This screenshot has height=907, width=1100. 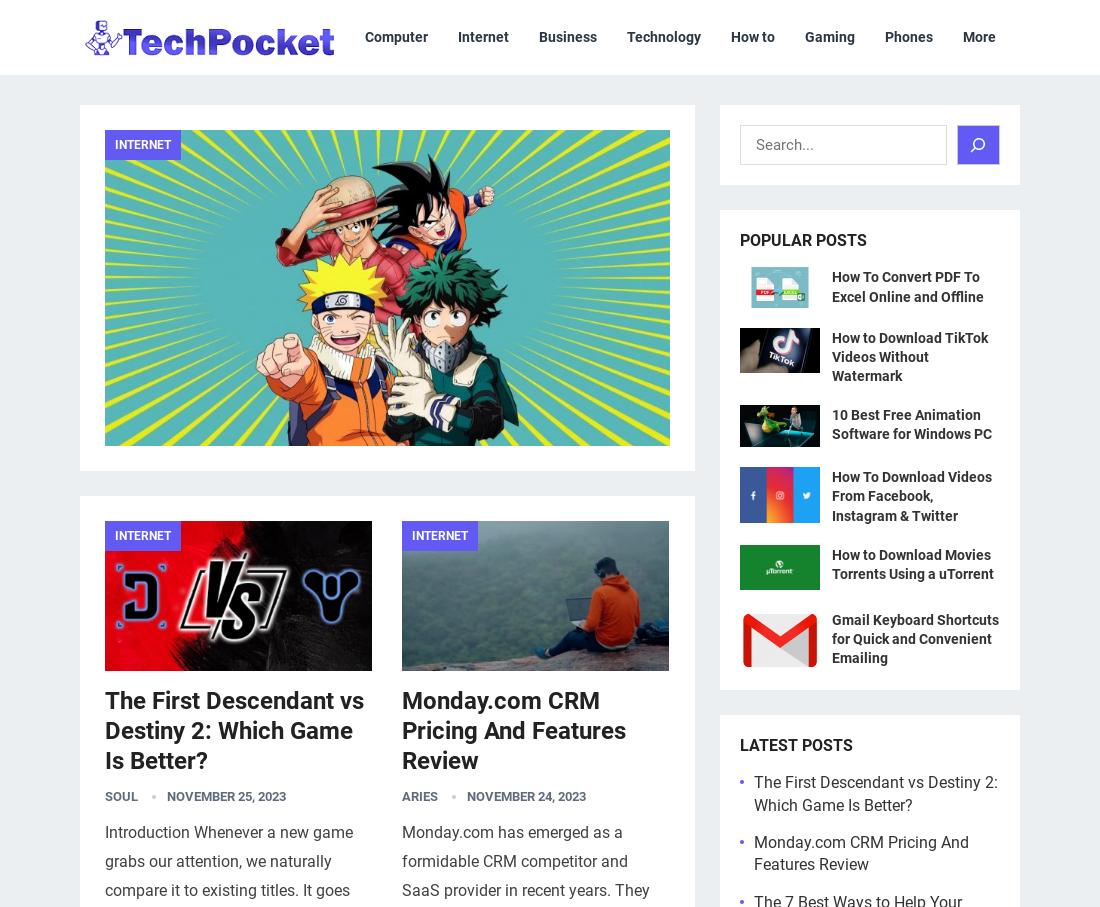 I want to click on 'How To Convert PDF To Excel Online and Offline', so click(x=908, y=285).